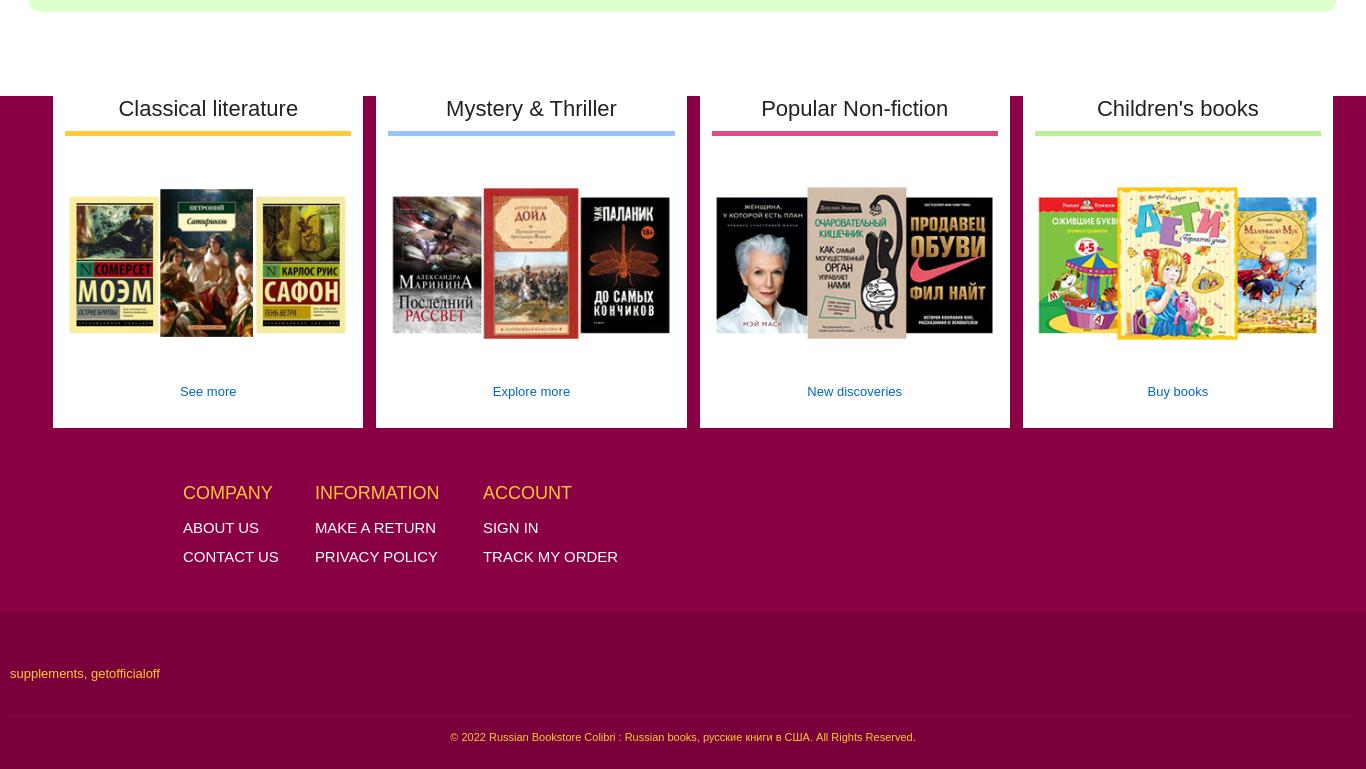 Image resolution: width=1366 pixels, height=769 pixels. I want to click on ',', so click(86, 671).